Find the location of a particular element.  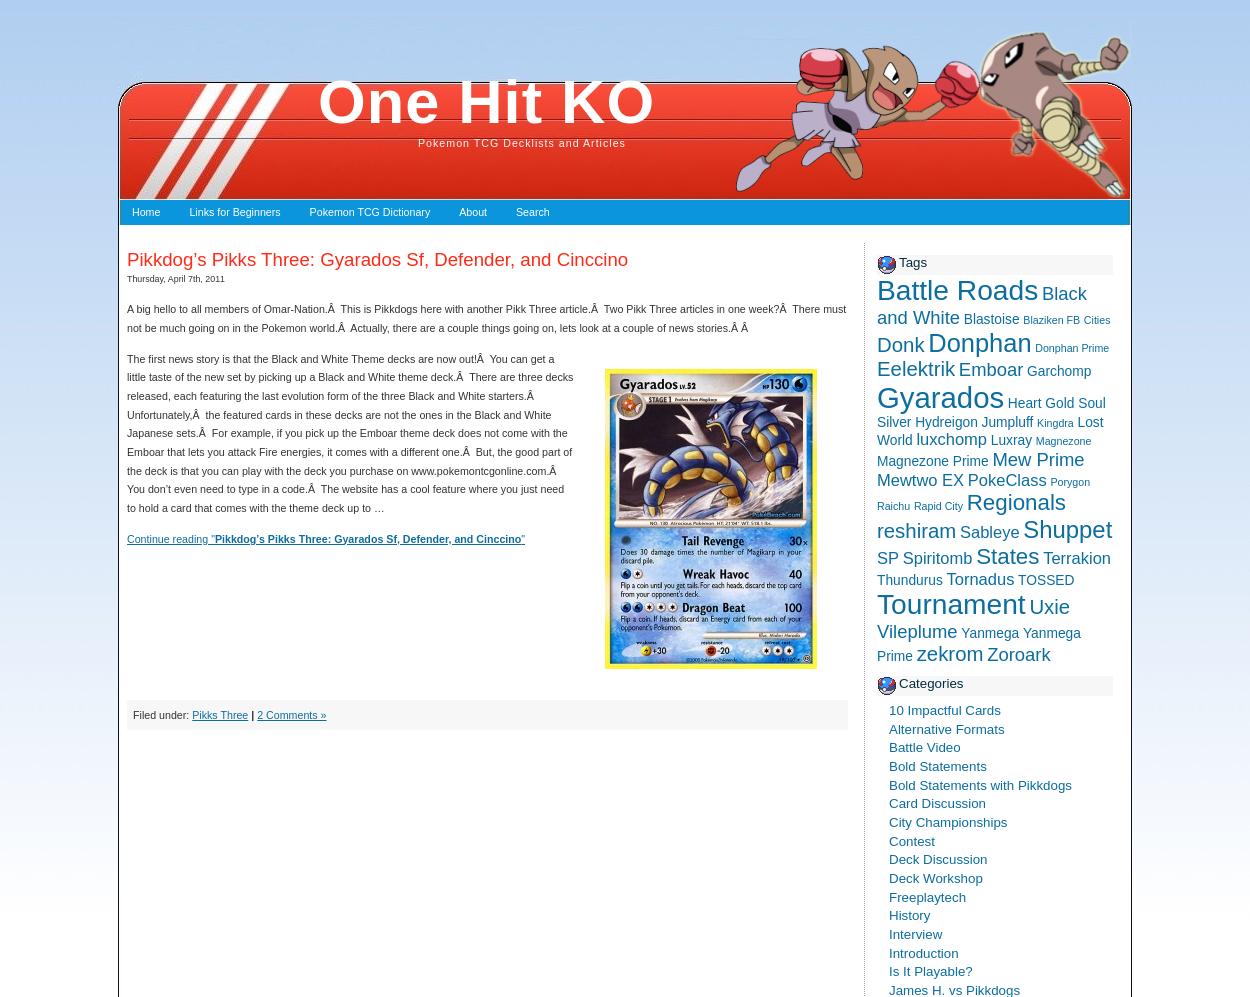

'About' is located at coordinates (472, 211).